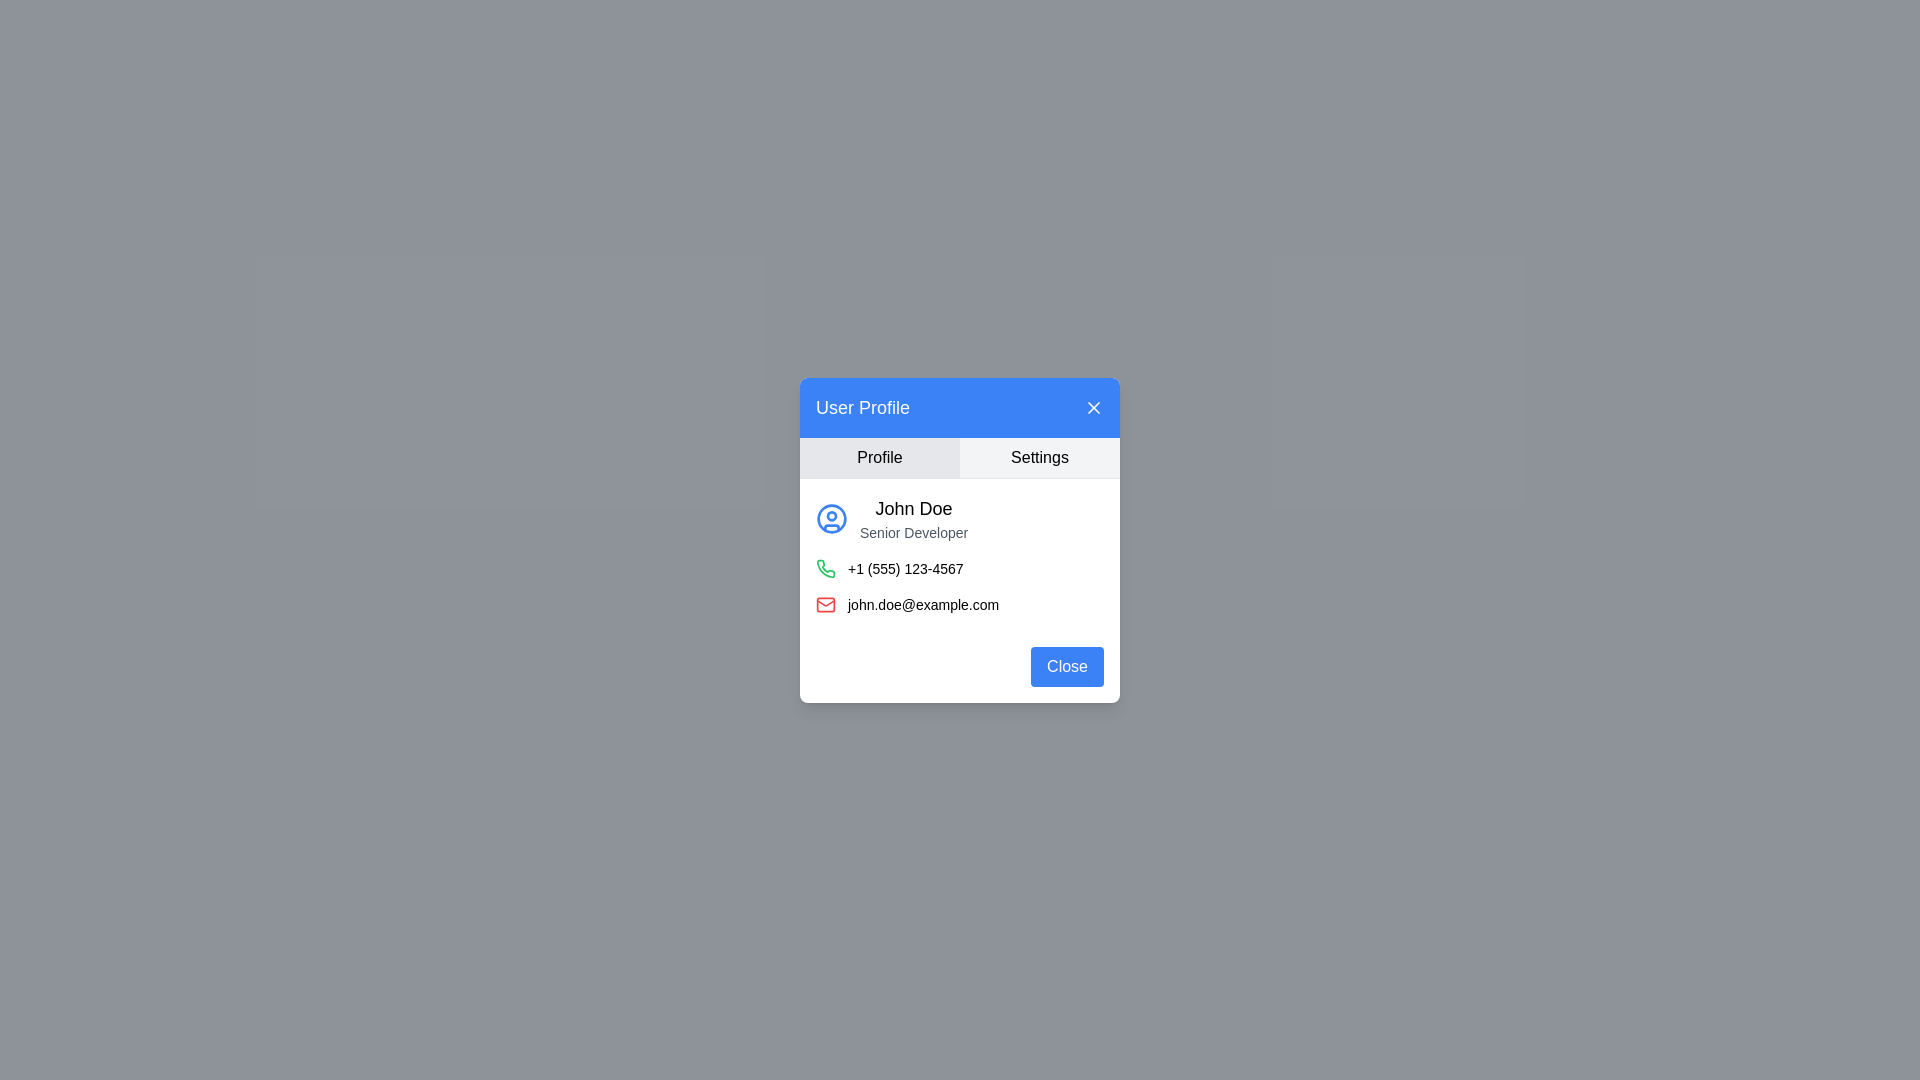 The width and height of the screenshot is (1920, 1080). Describe the element at coordinates (913, 507) in the screenshot. I see `the user name displayed at the top-left section of the user profile card, which is located above the job title 'Senior Developer'` at that location.